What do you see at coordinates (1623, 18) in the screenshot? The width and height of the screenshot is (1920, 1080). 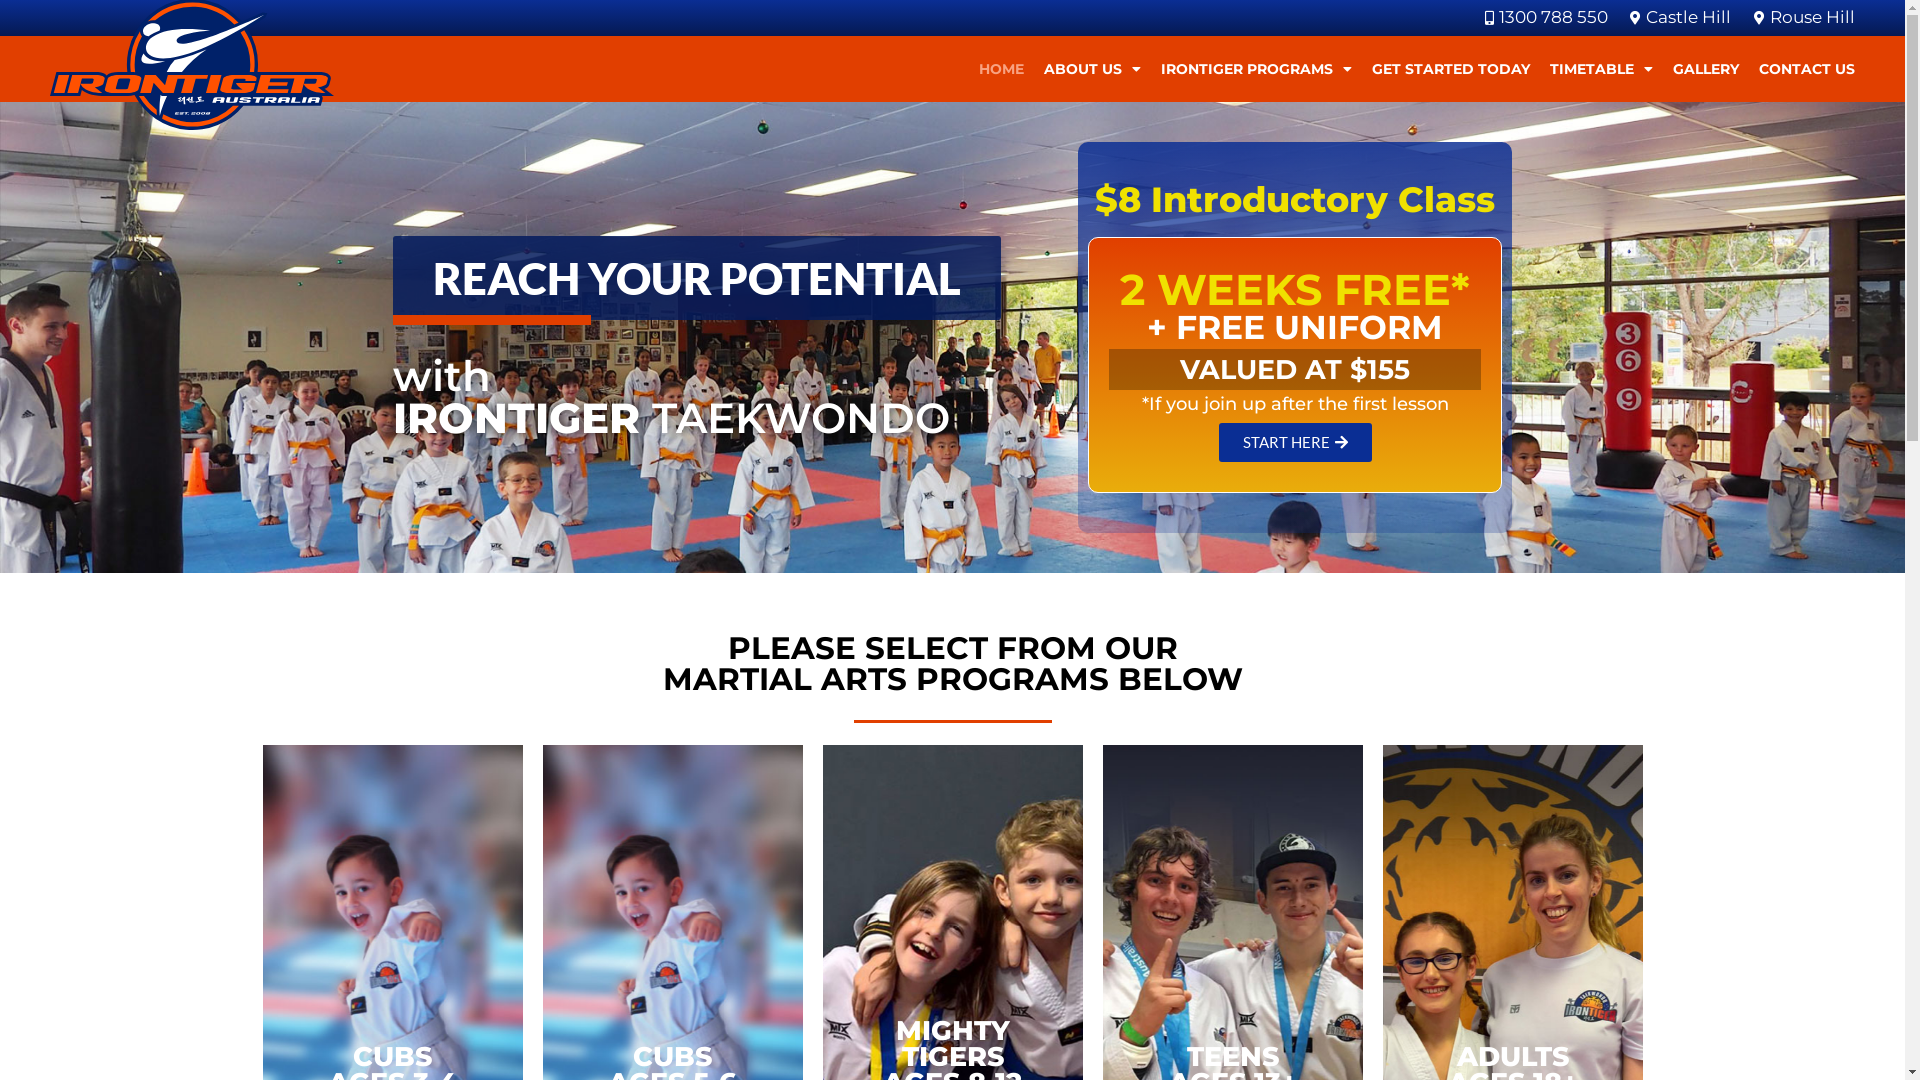 I see `'Castle Hill'` at bounding box center [1623, 18].